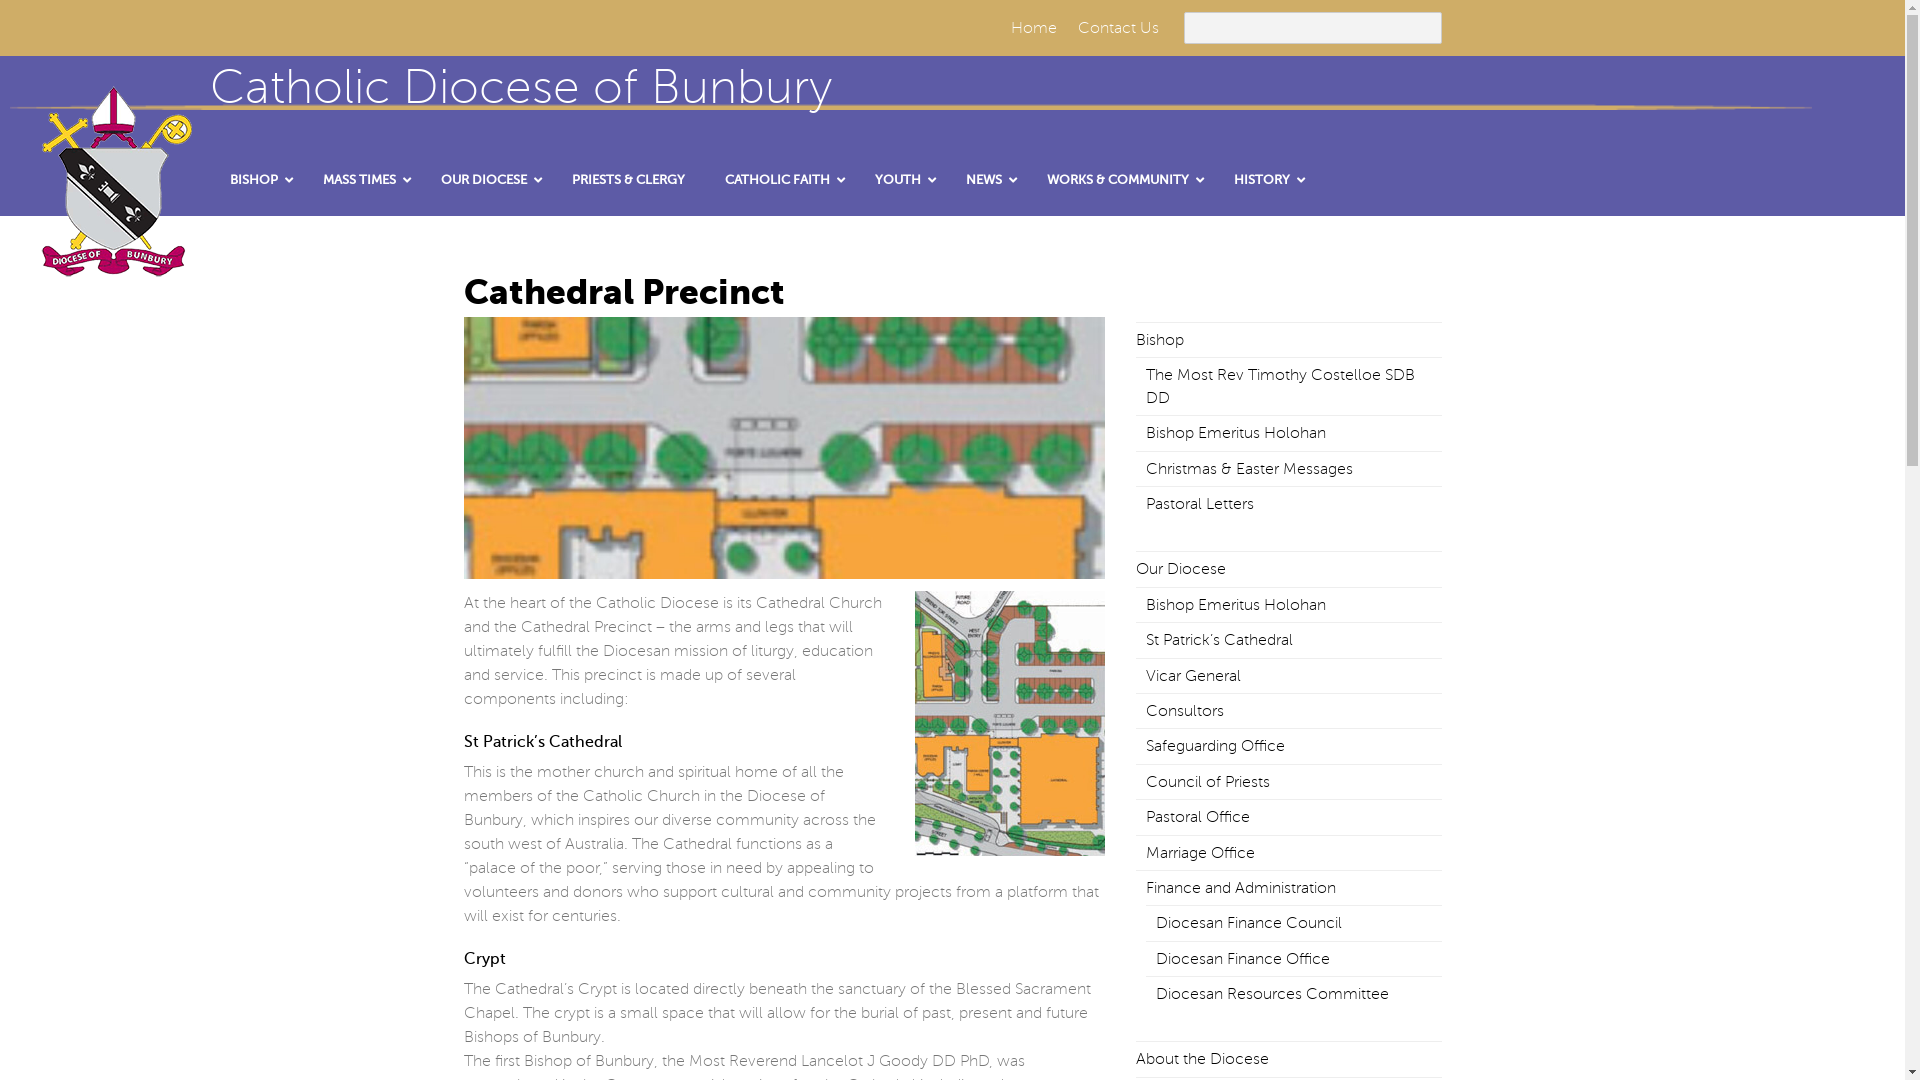 This screenshot has height=1080, width=1920. What do you see at coordinates (1136, 338) in the screenshot?
I see `'Bishop'` at bounding box center [1136, 338].